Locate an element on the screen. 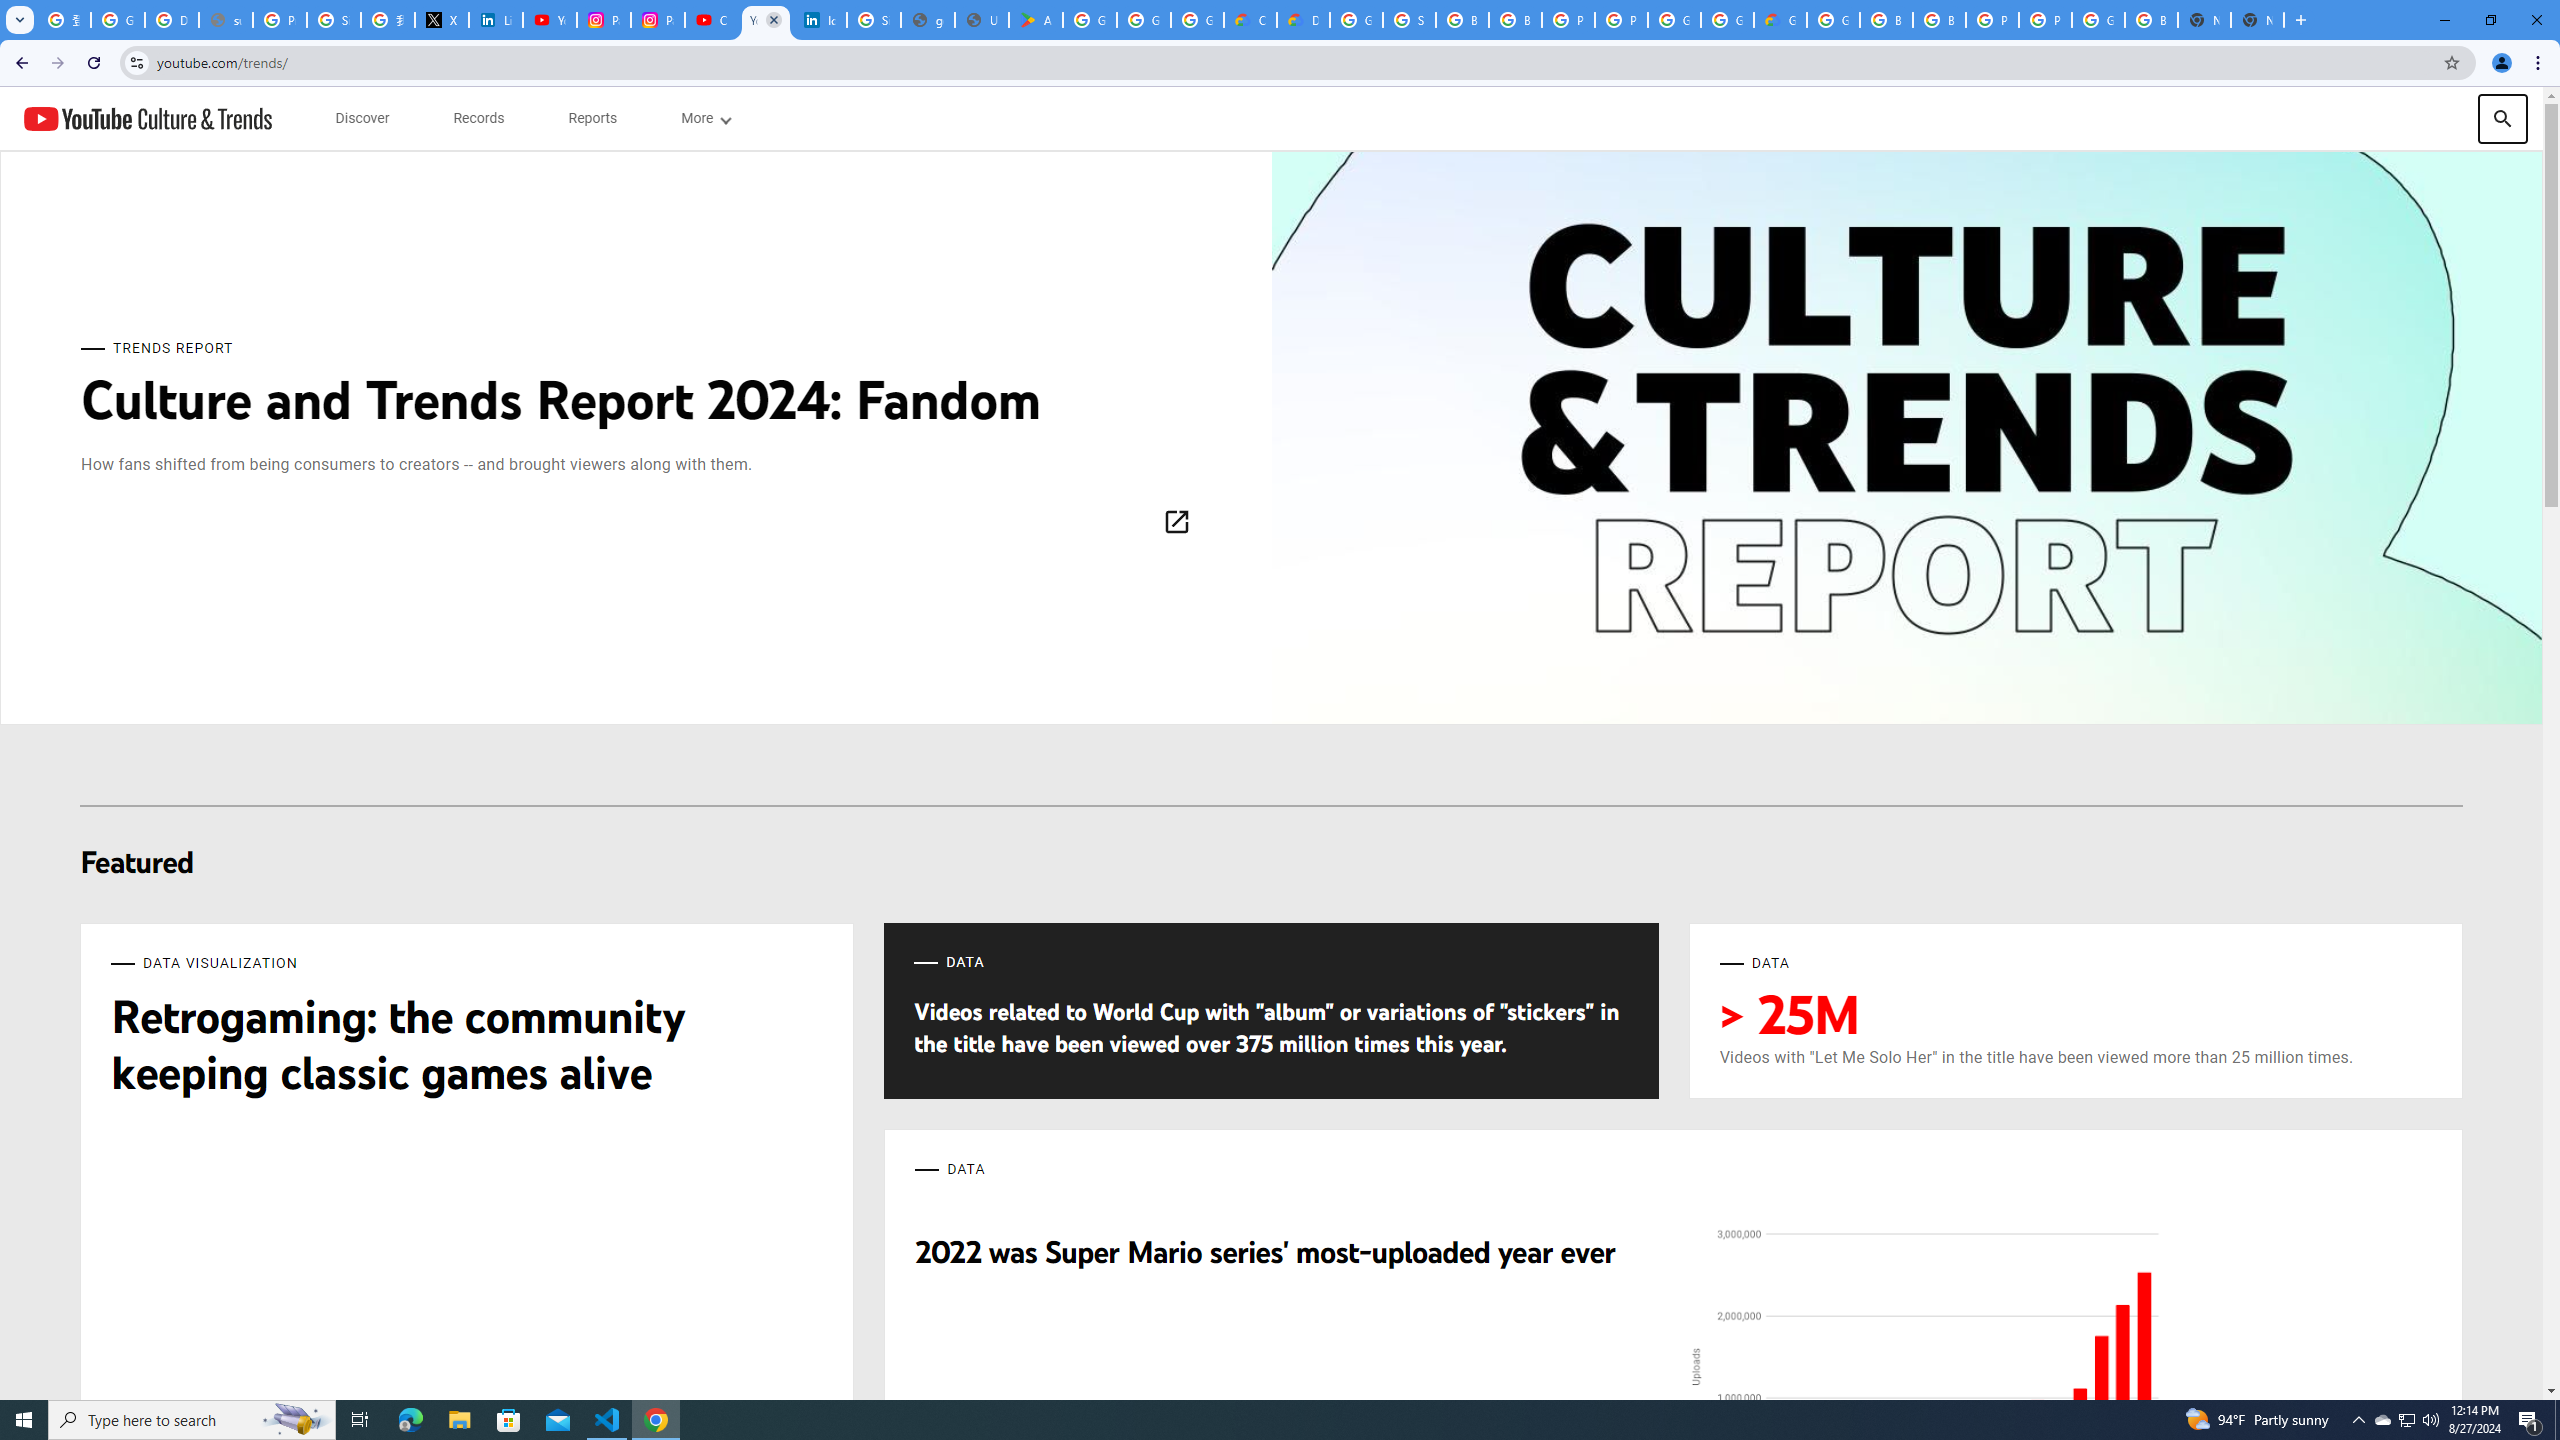  'YouTube Culture & Trends' is located at coordinates (146, 118).